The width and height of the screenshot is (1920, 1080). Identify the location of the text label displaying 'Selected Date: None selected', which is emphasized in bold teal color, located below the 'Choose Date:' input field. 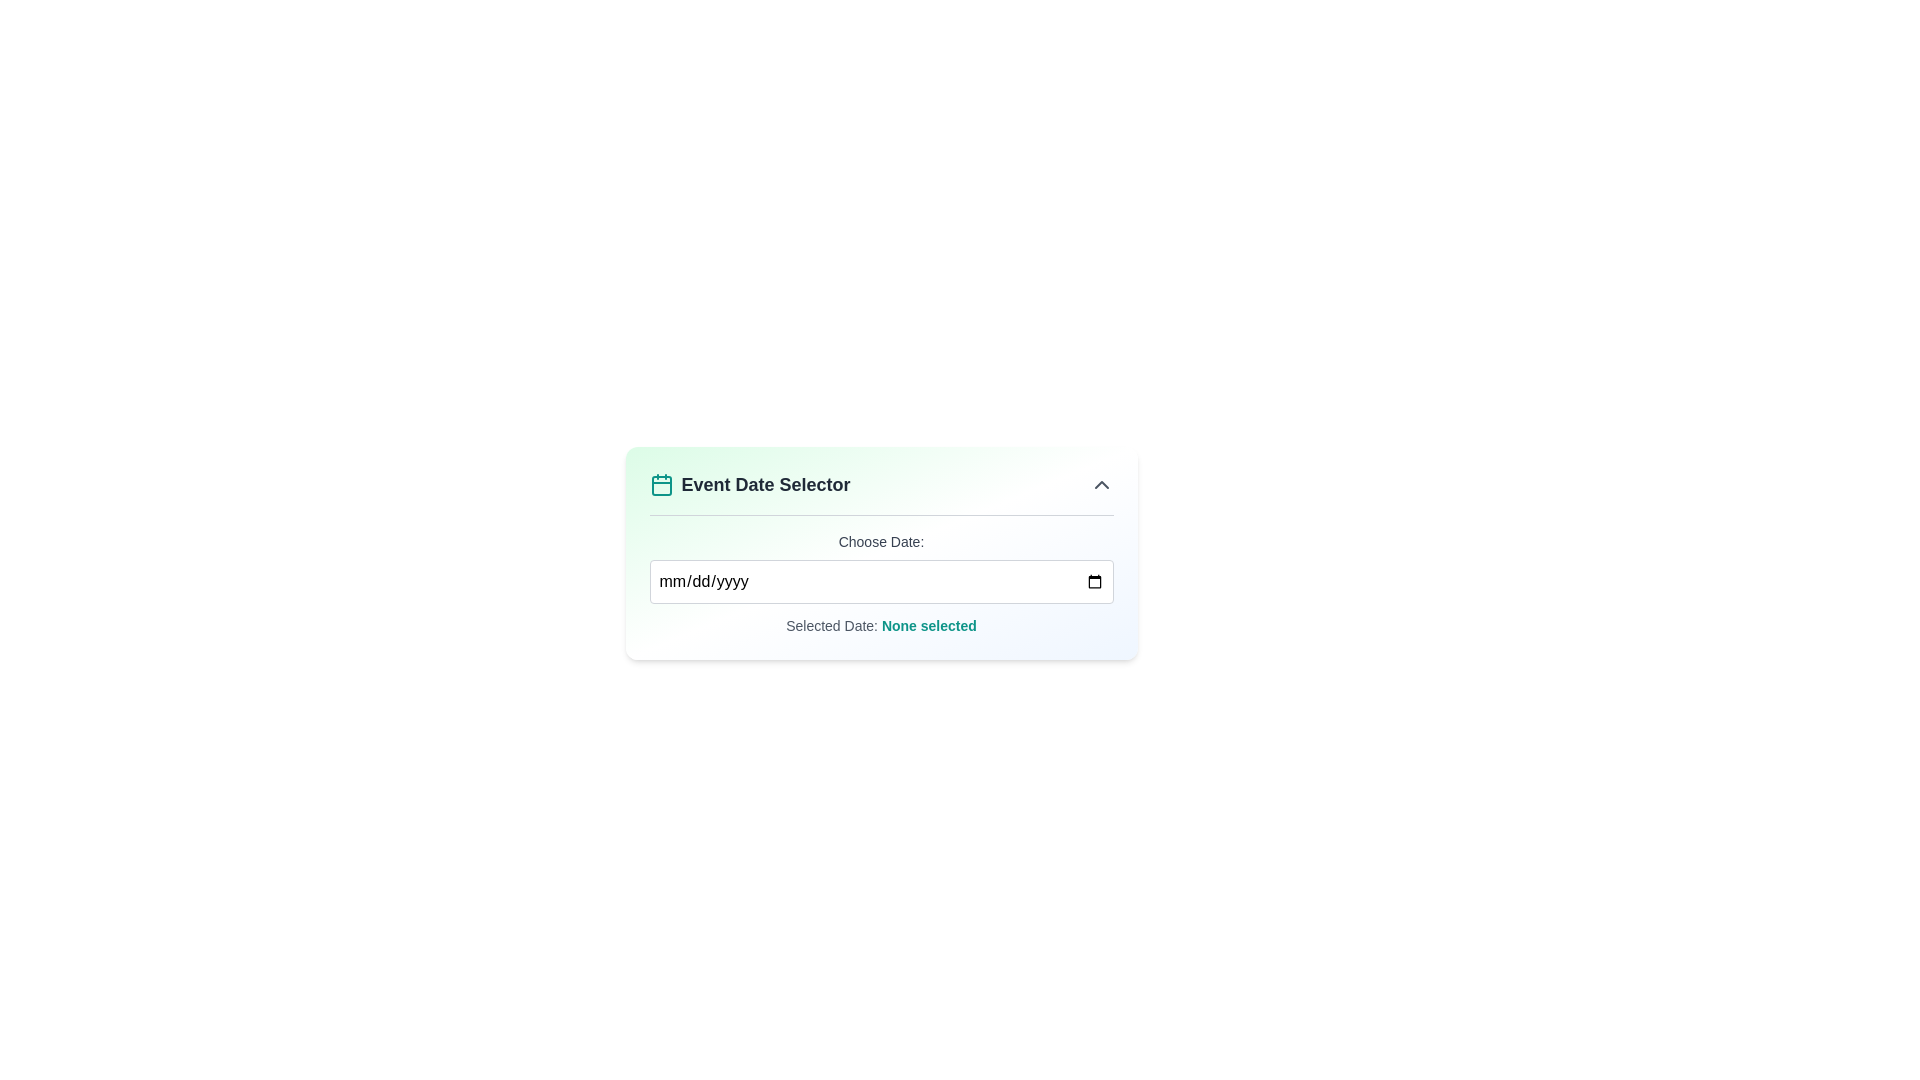
(880, 624).